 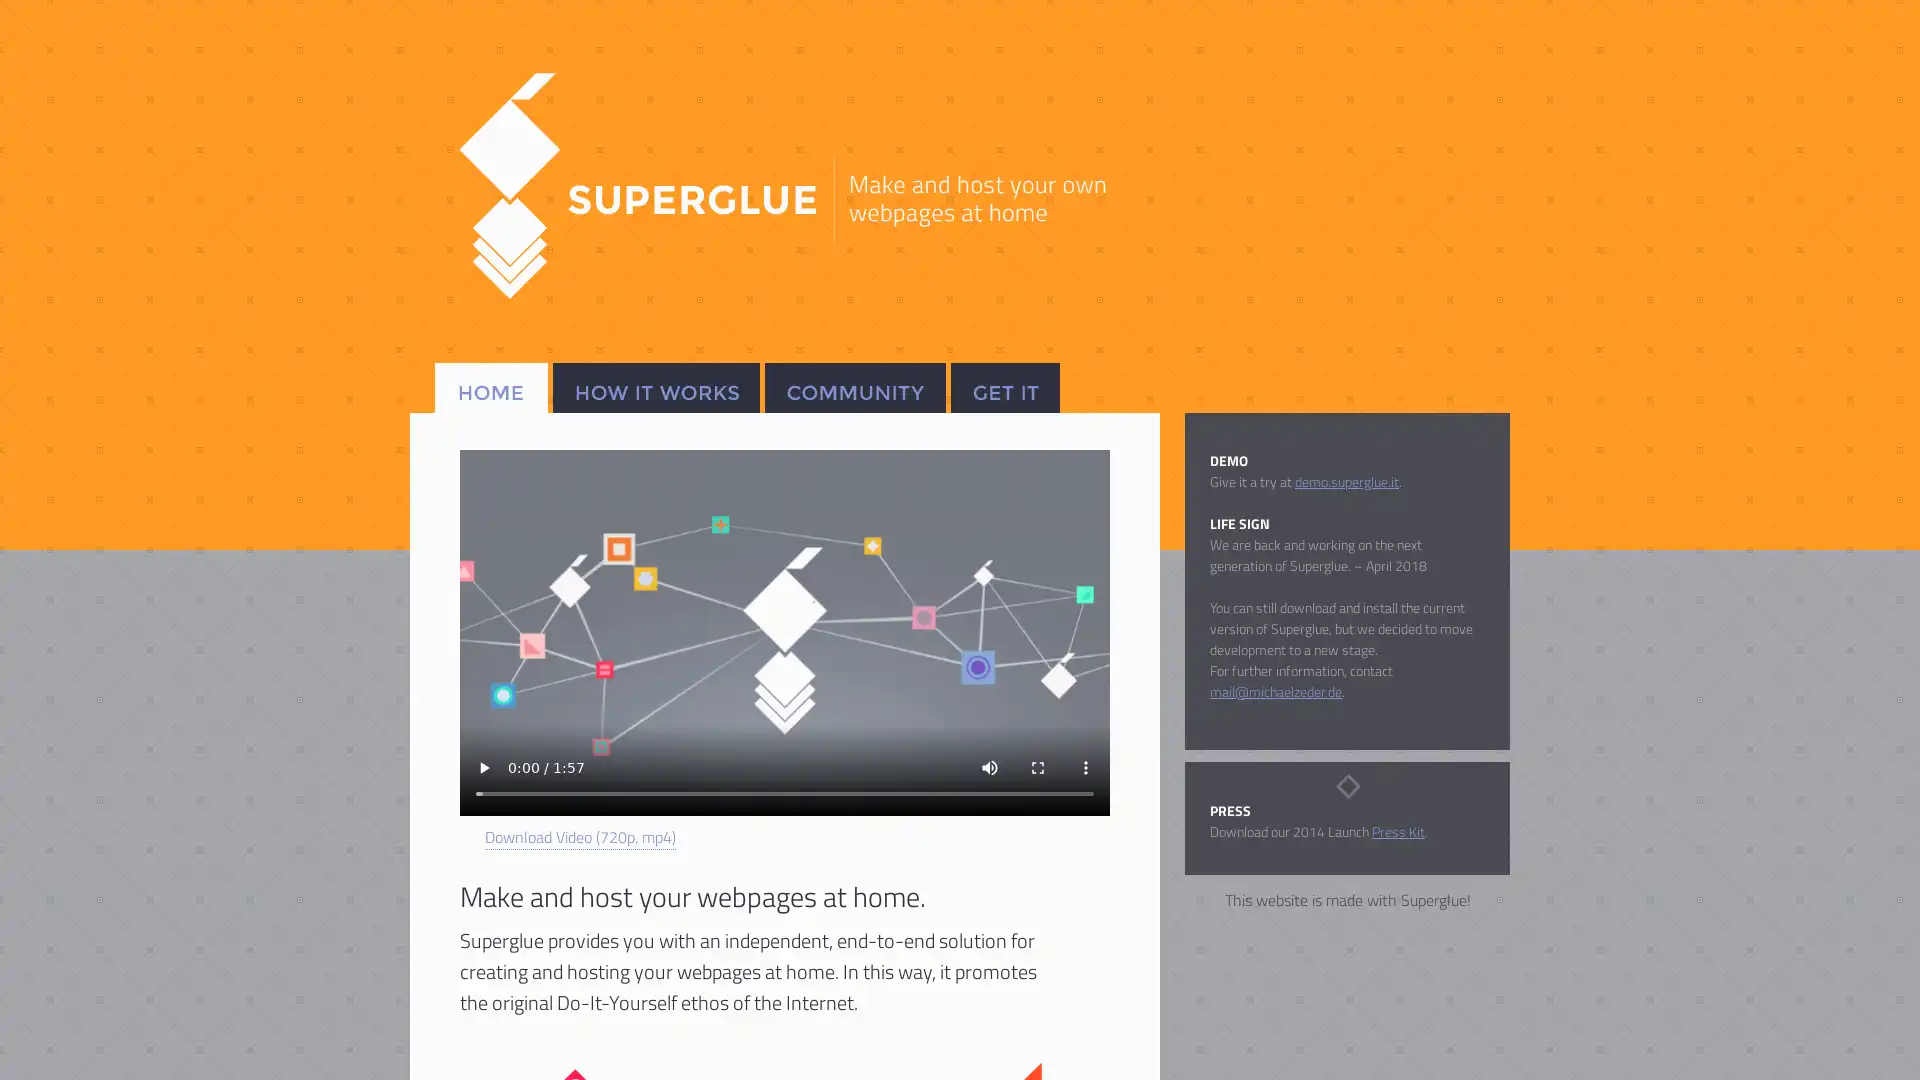 What do you see at coordinates (1037, 766) in the screenshot?
I see `enter full screen` at bounding box center [1037, 766].